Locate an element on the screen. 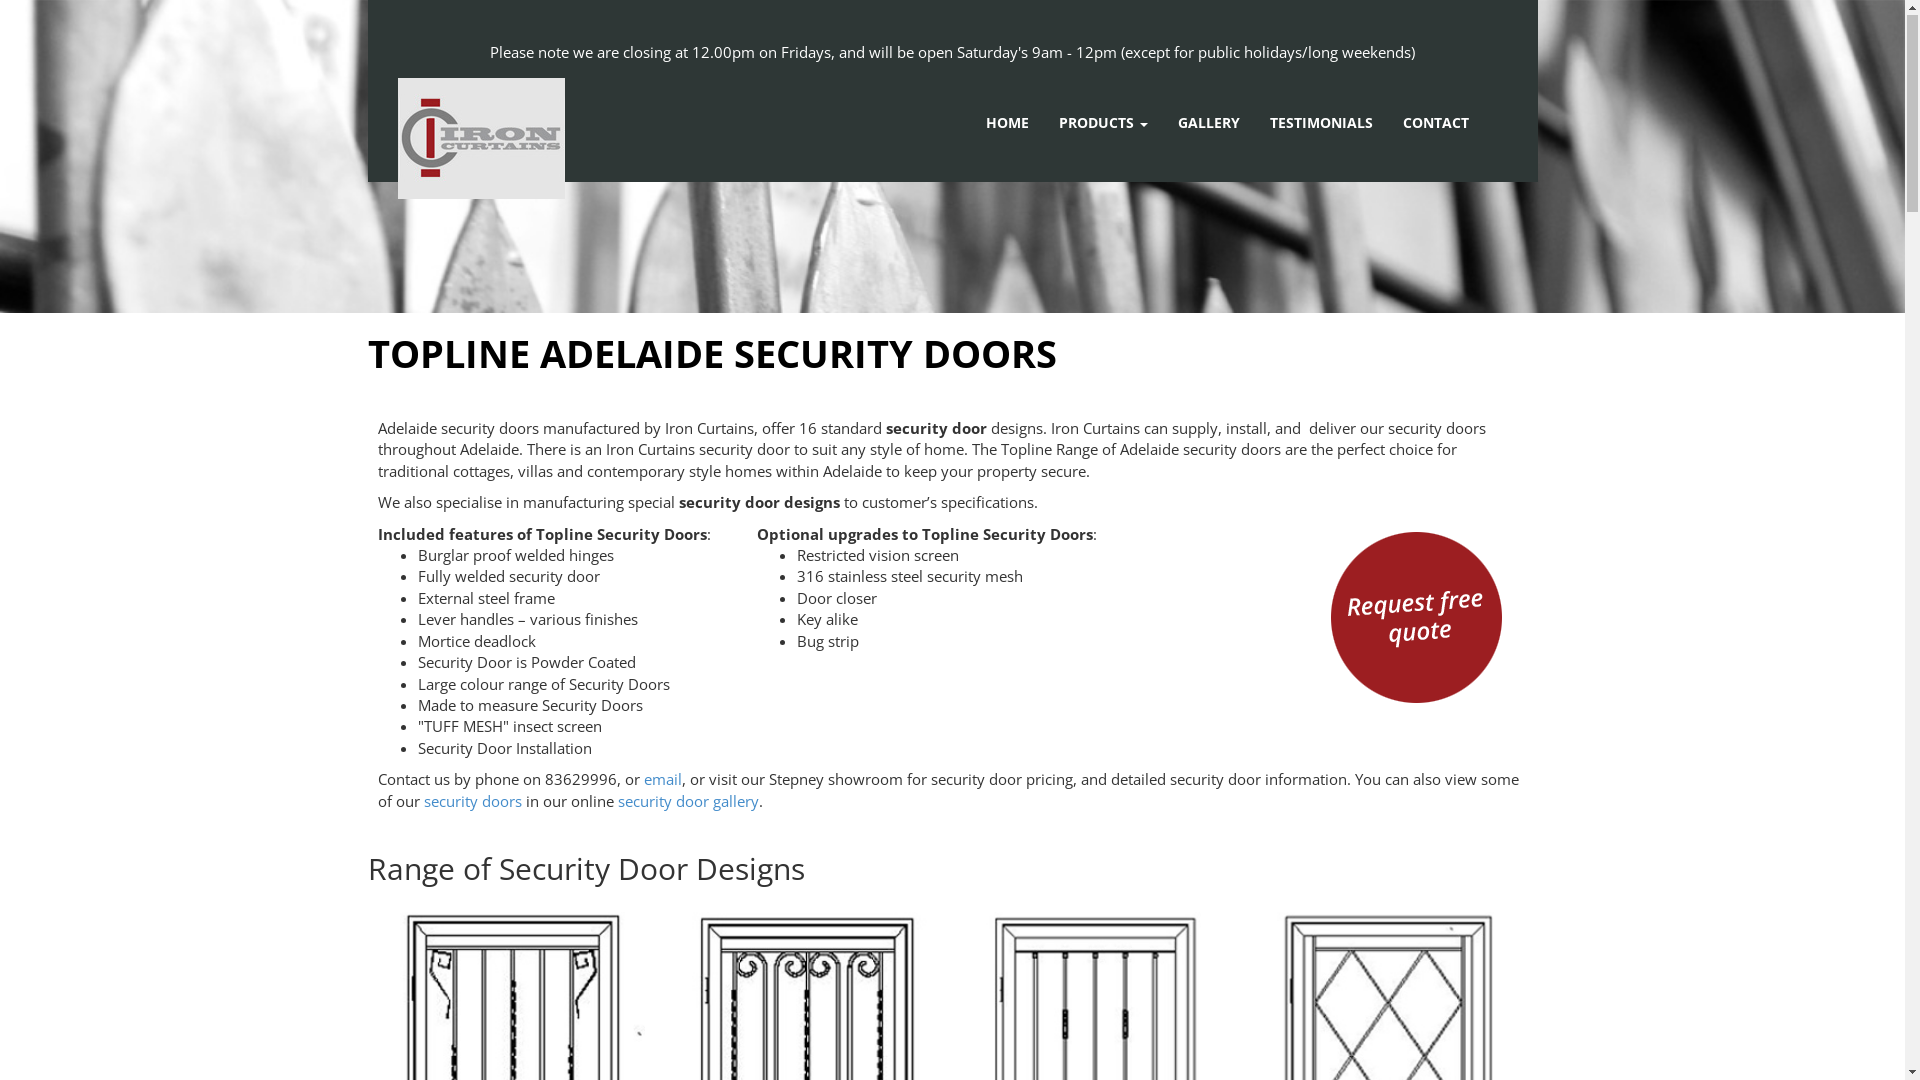 The height and width of the screenshot is (1080, 1920). 'GALLERY' is located at coordinates (1208, 123).